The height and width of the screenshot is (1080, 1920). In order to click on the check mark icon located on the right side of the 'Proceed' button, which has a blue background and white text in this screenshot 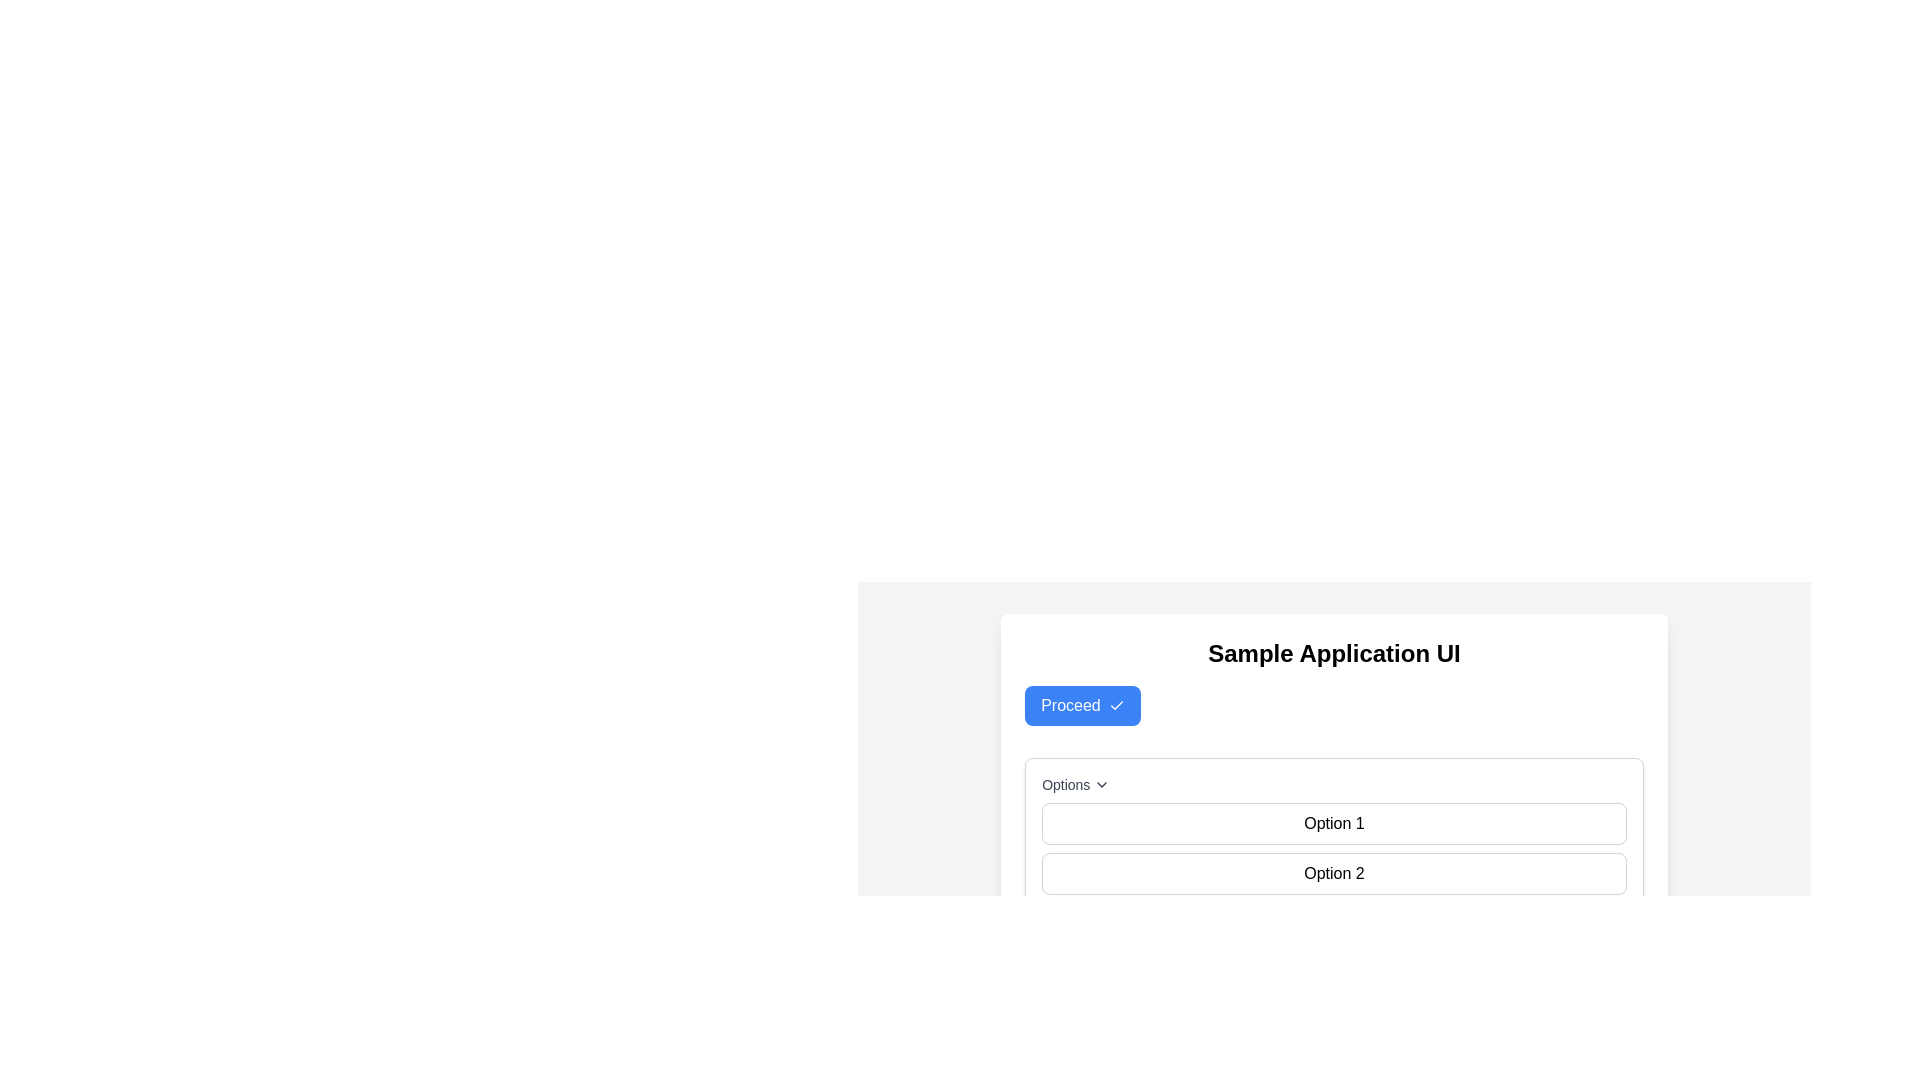, I will do `click(1115, 704)`.